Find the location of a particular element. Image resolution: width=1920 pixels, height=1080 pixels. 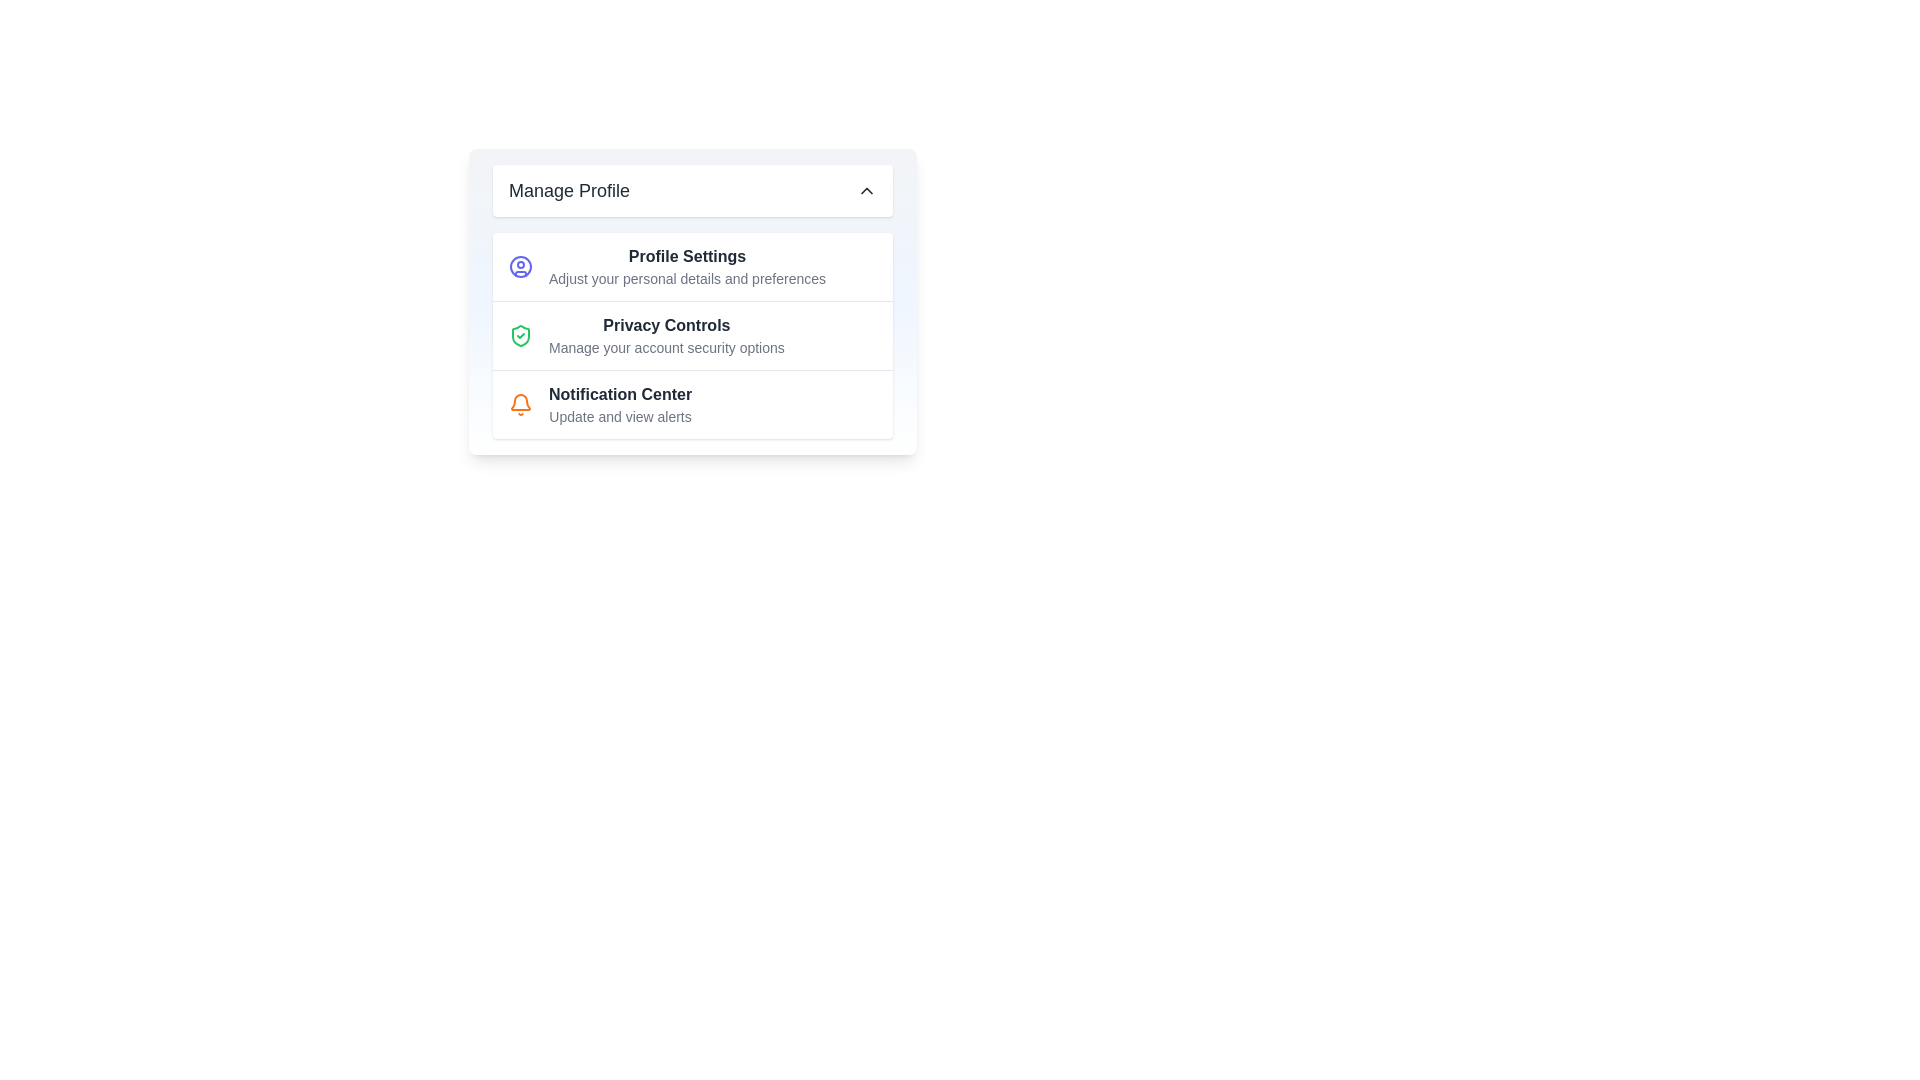

descriptive text label 'Manage your account security options' located below the 'Privacy Controls' label in the navigation panel is located at coordinates (666, 346).